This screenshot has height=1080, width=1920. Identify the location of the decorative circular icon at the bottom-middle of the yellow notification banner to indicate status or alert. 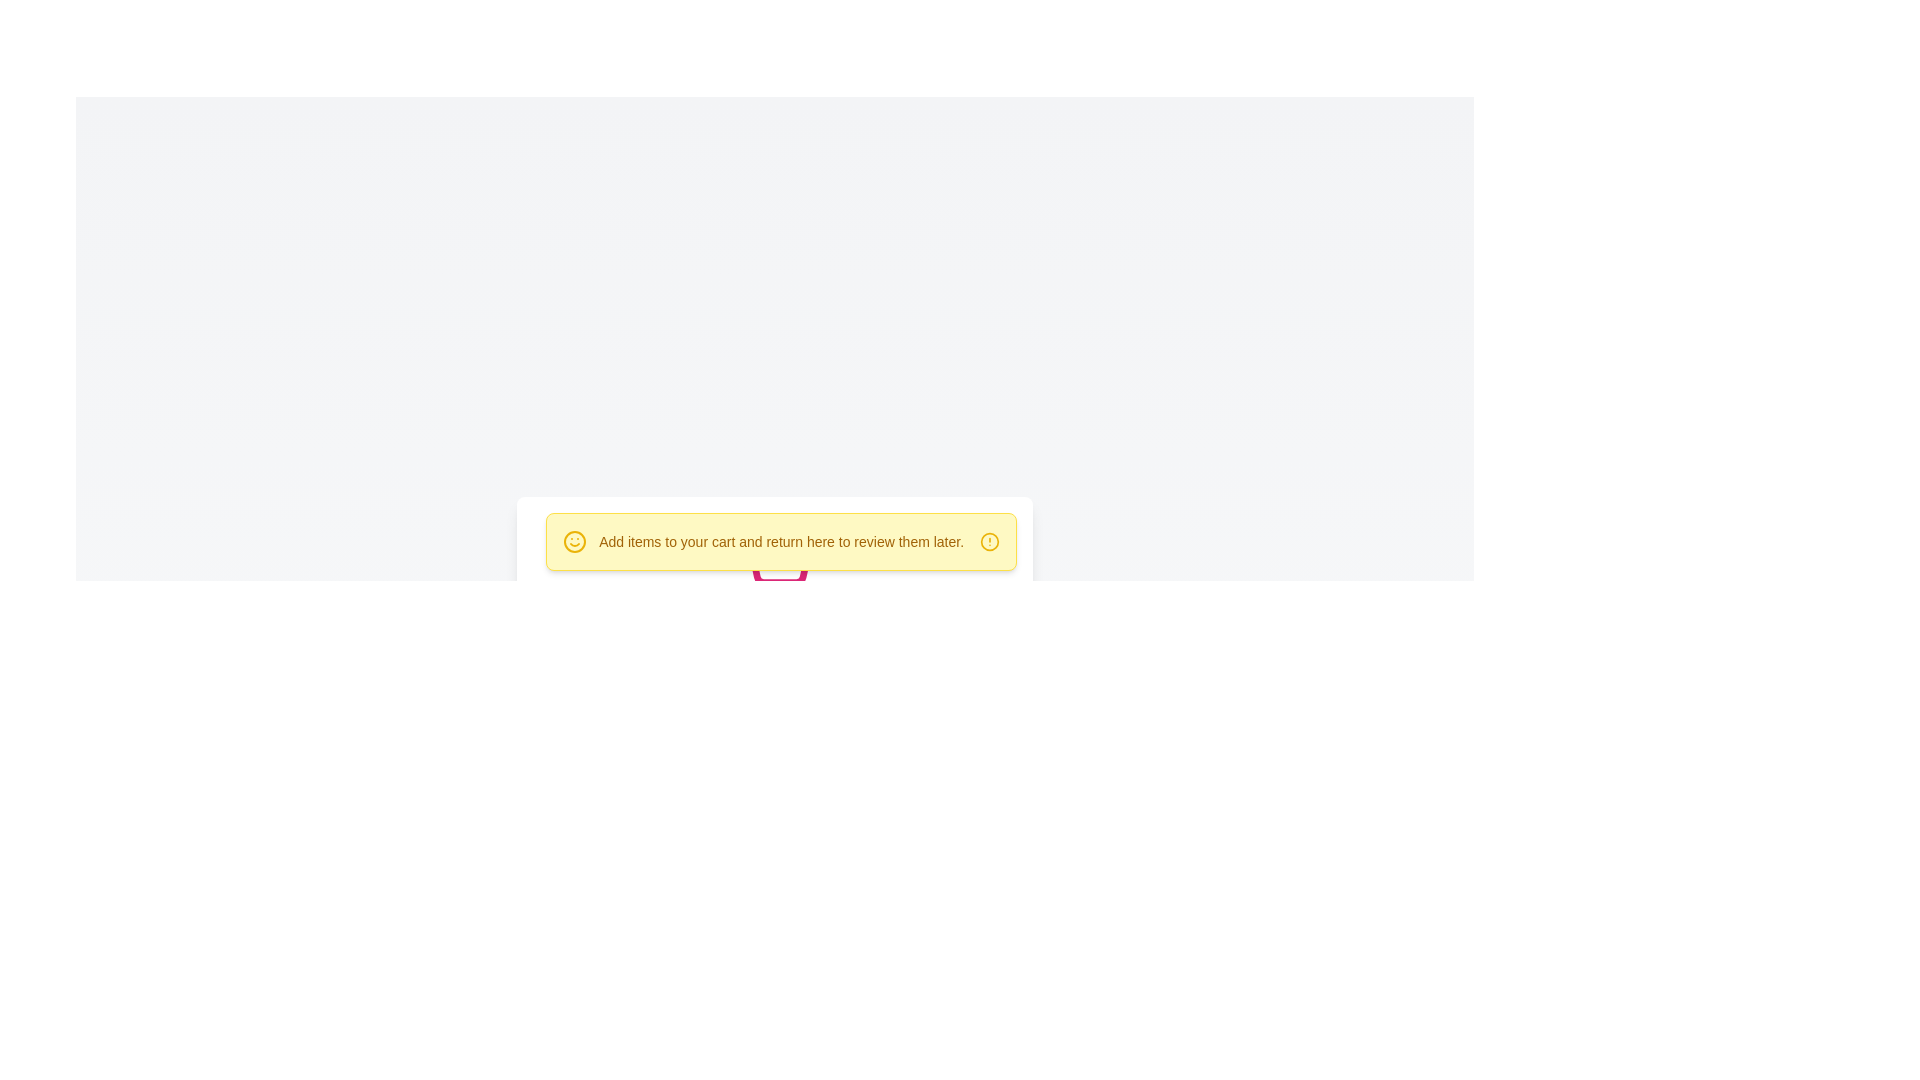
(990, 542).